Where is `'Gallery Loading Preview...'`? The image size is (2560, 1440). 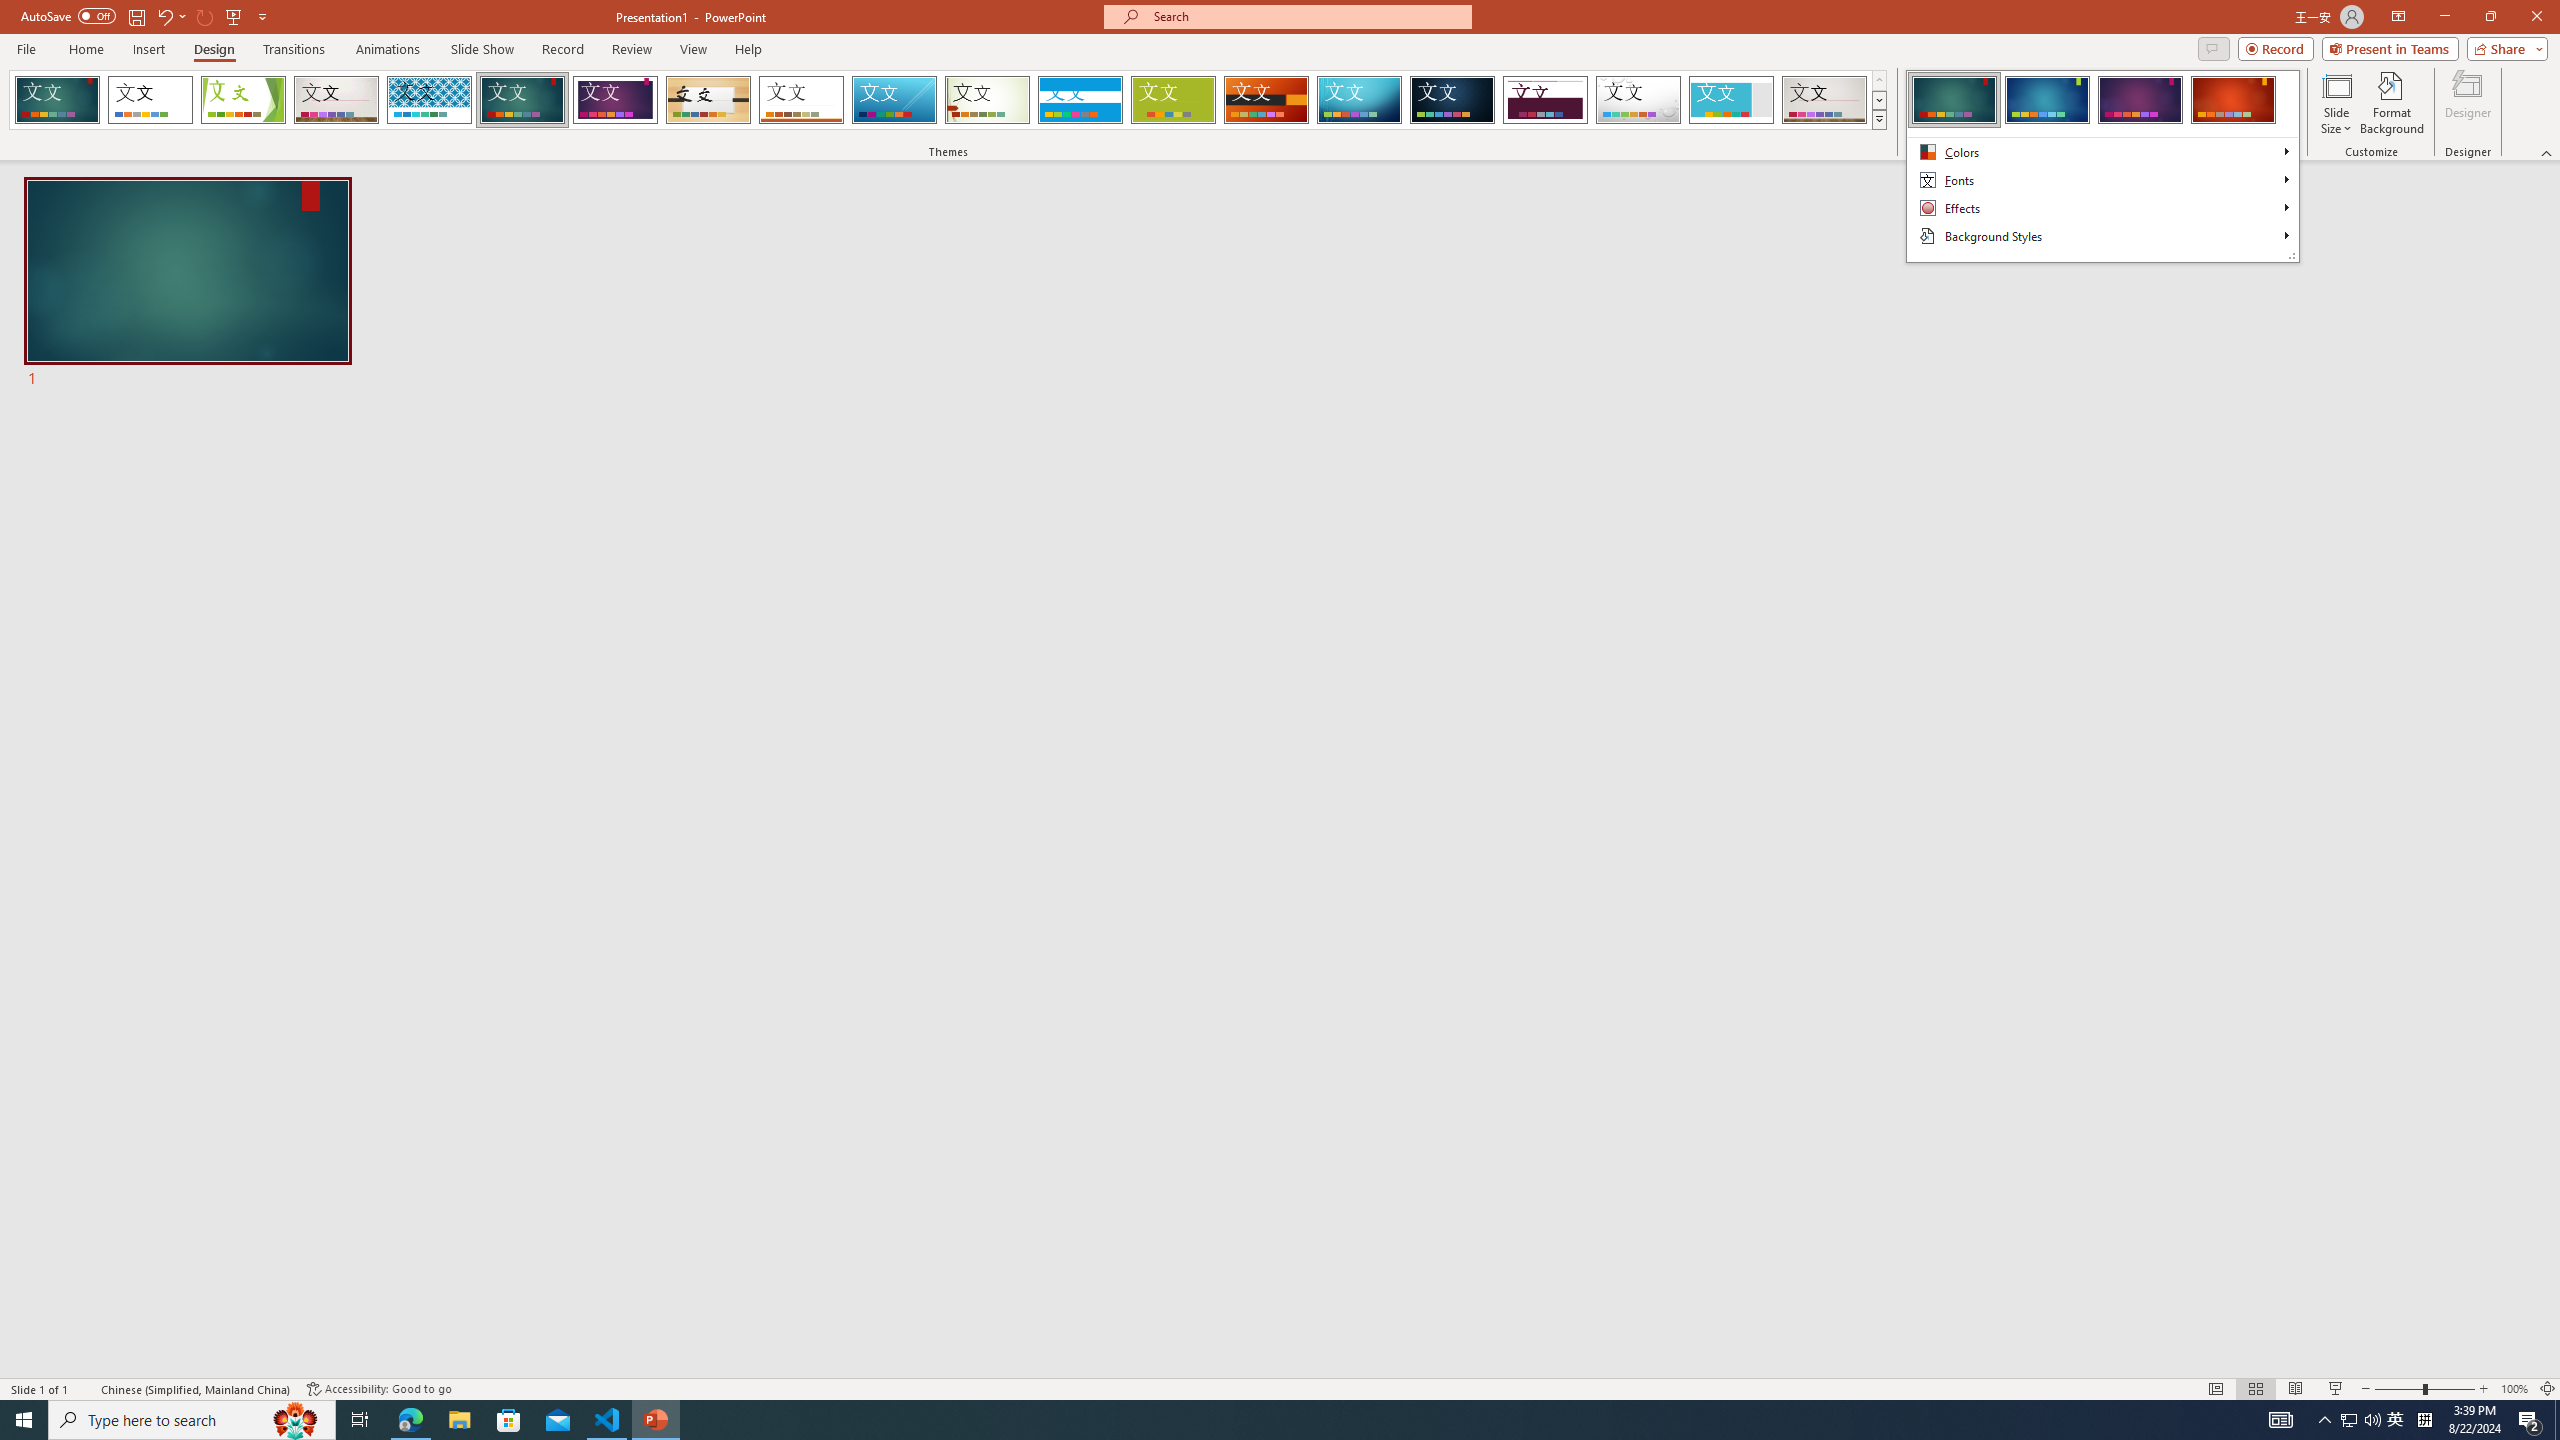 'Gallery Loading Preview...' is located at coordinates (1825, 99).